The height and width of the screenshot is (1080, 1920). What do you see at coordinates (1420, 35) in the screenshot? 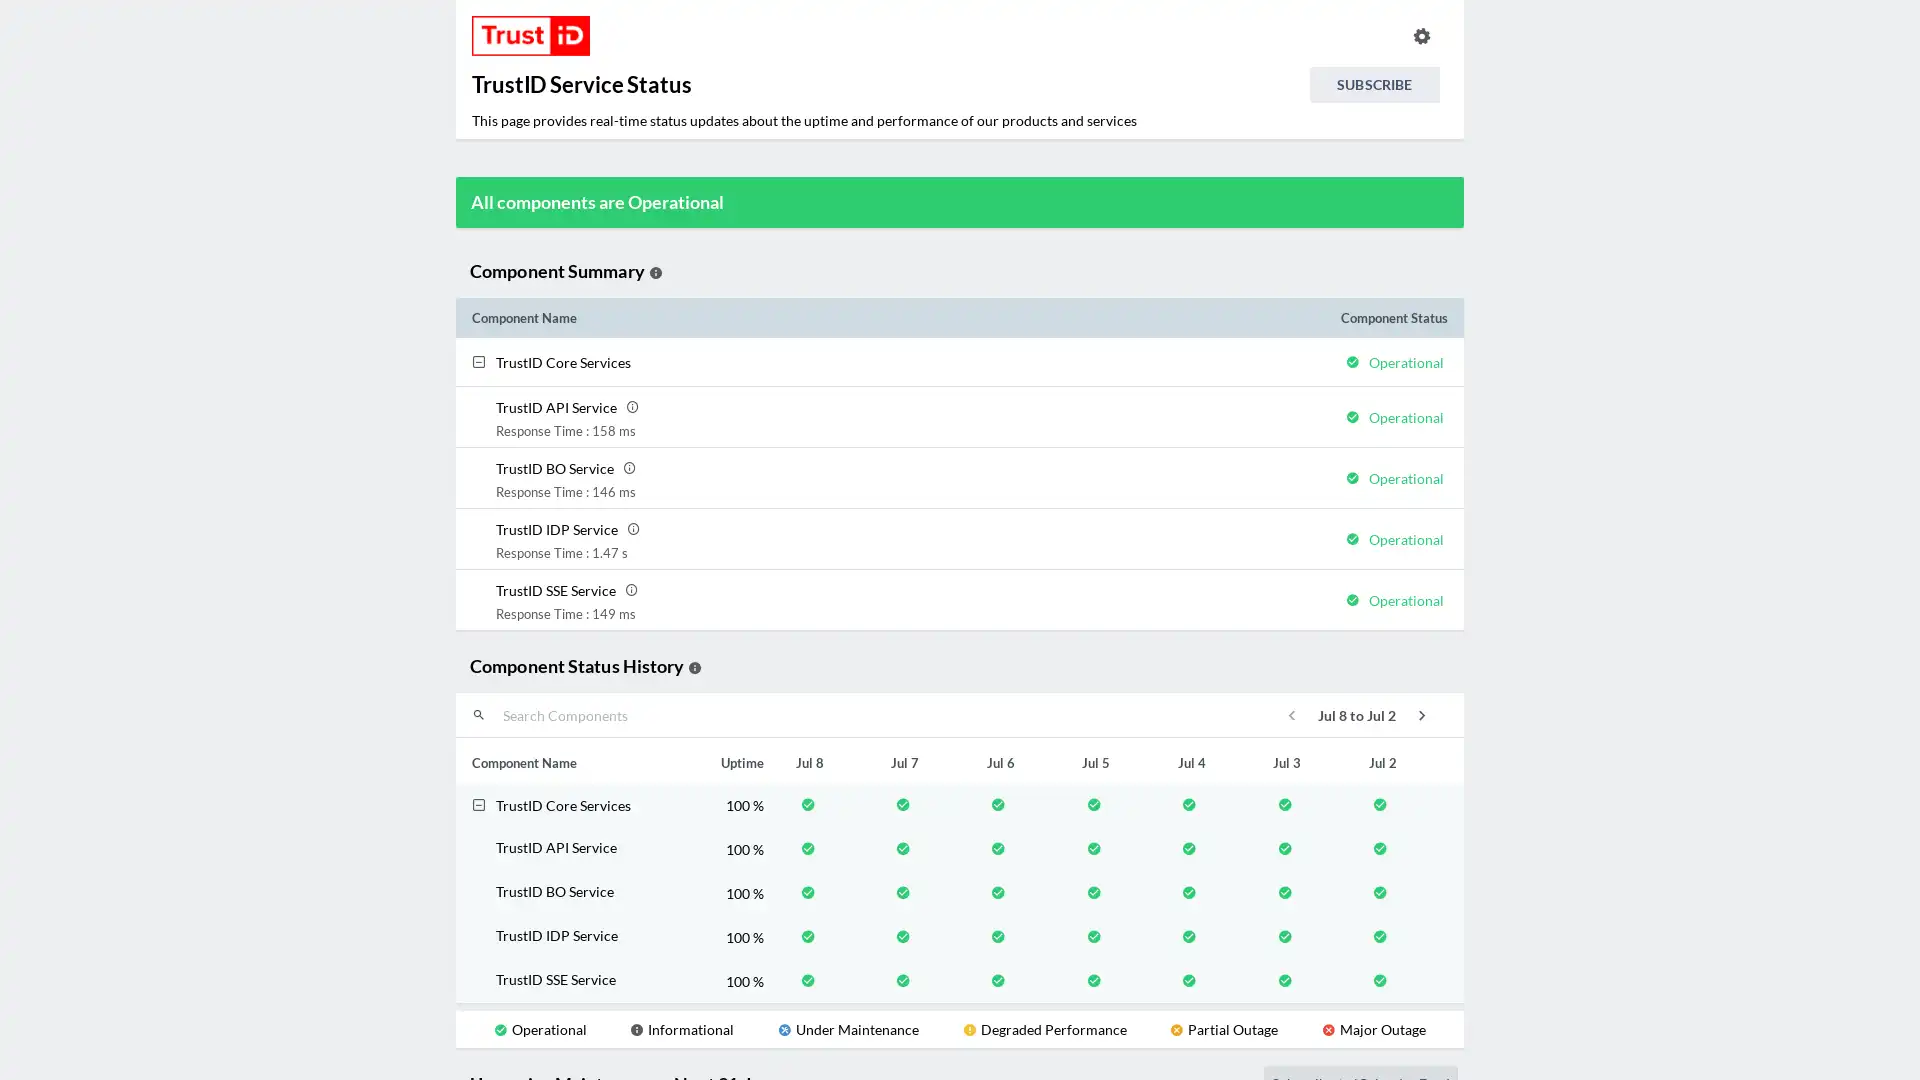
I see `info.statuspage.switch.timezone.language` at bounding box center [1420, 35].